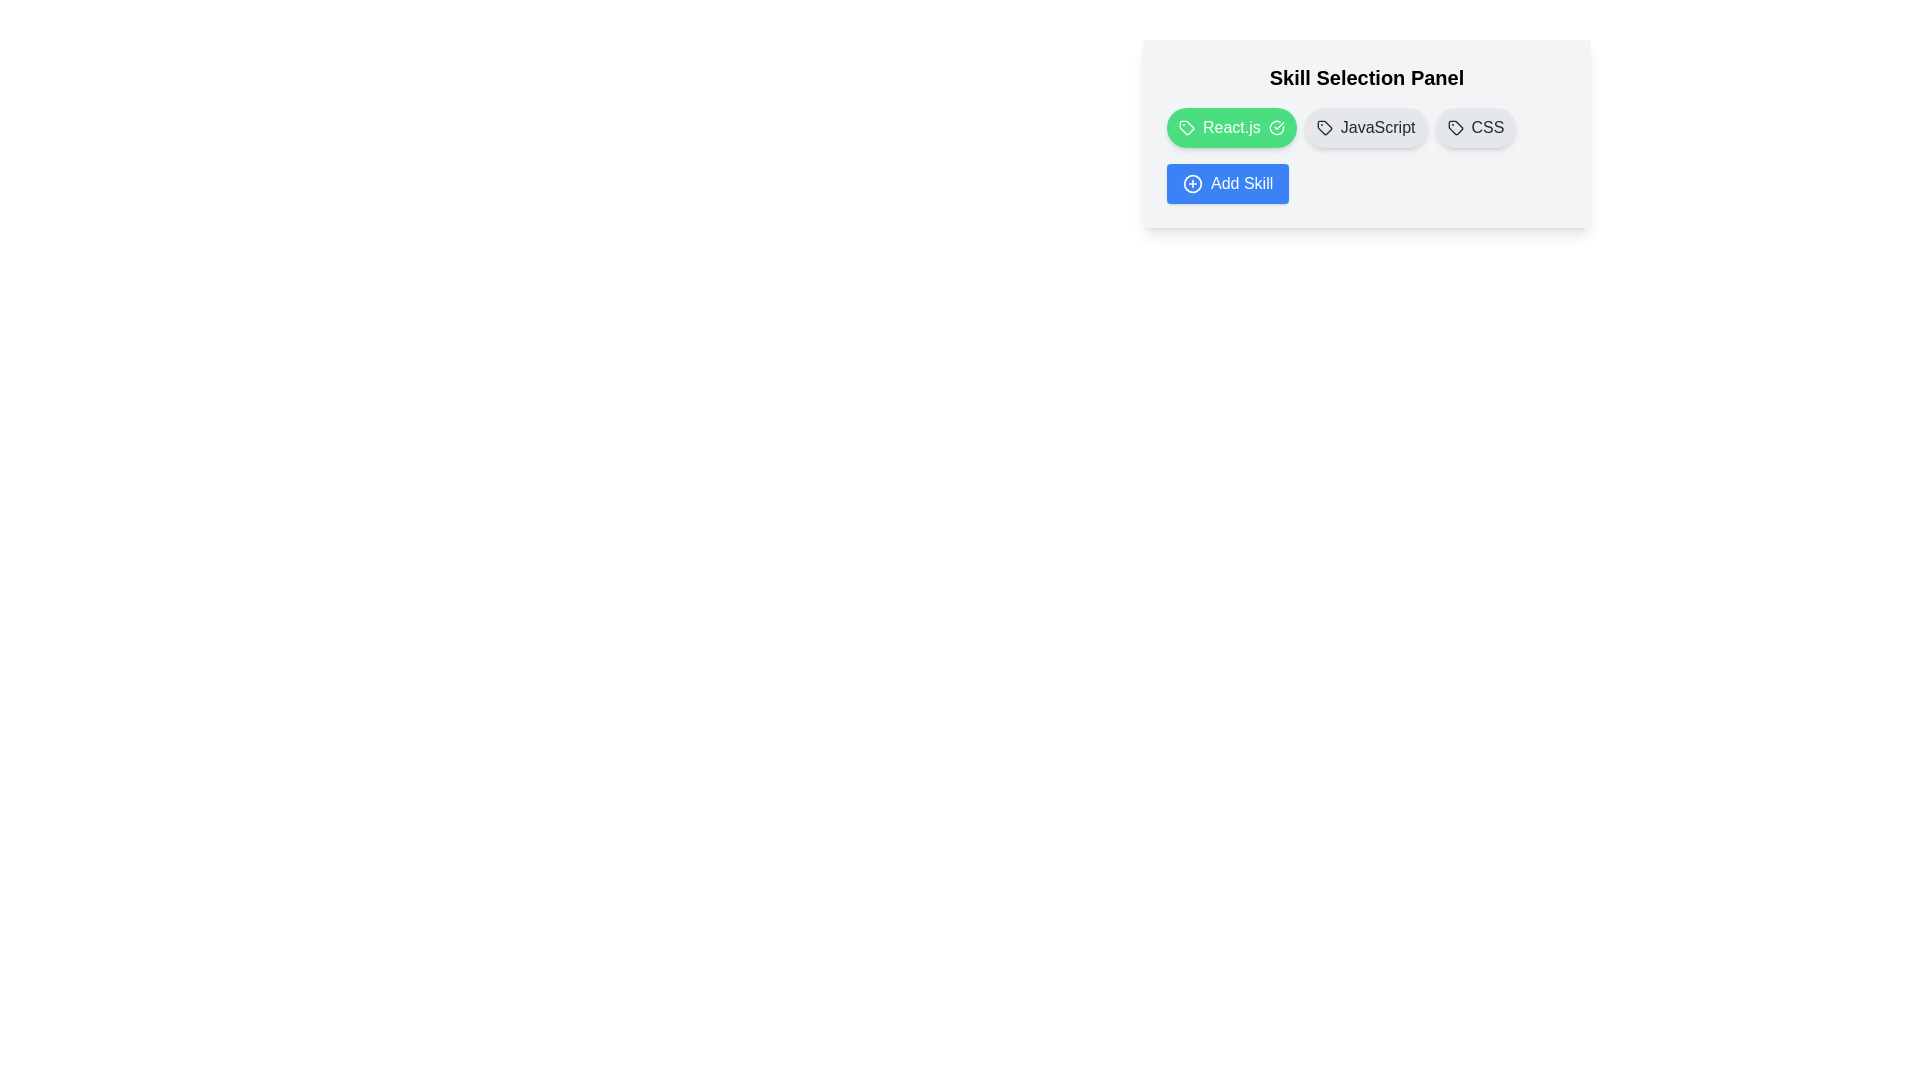 This screenshot has width=1920, height=1080. Describe the element at coordinates (1186, 127) in the screenshot. I see `the SVG icon of a tag with a green background that is located to the left of the 'React.js' text within its green rounded badge` at that location.